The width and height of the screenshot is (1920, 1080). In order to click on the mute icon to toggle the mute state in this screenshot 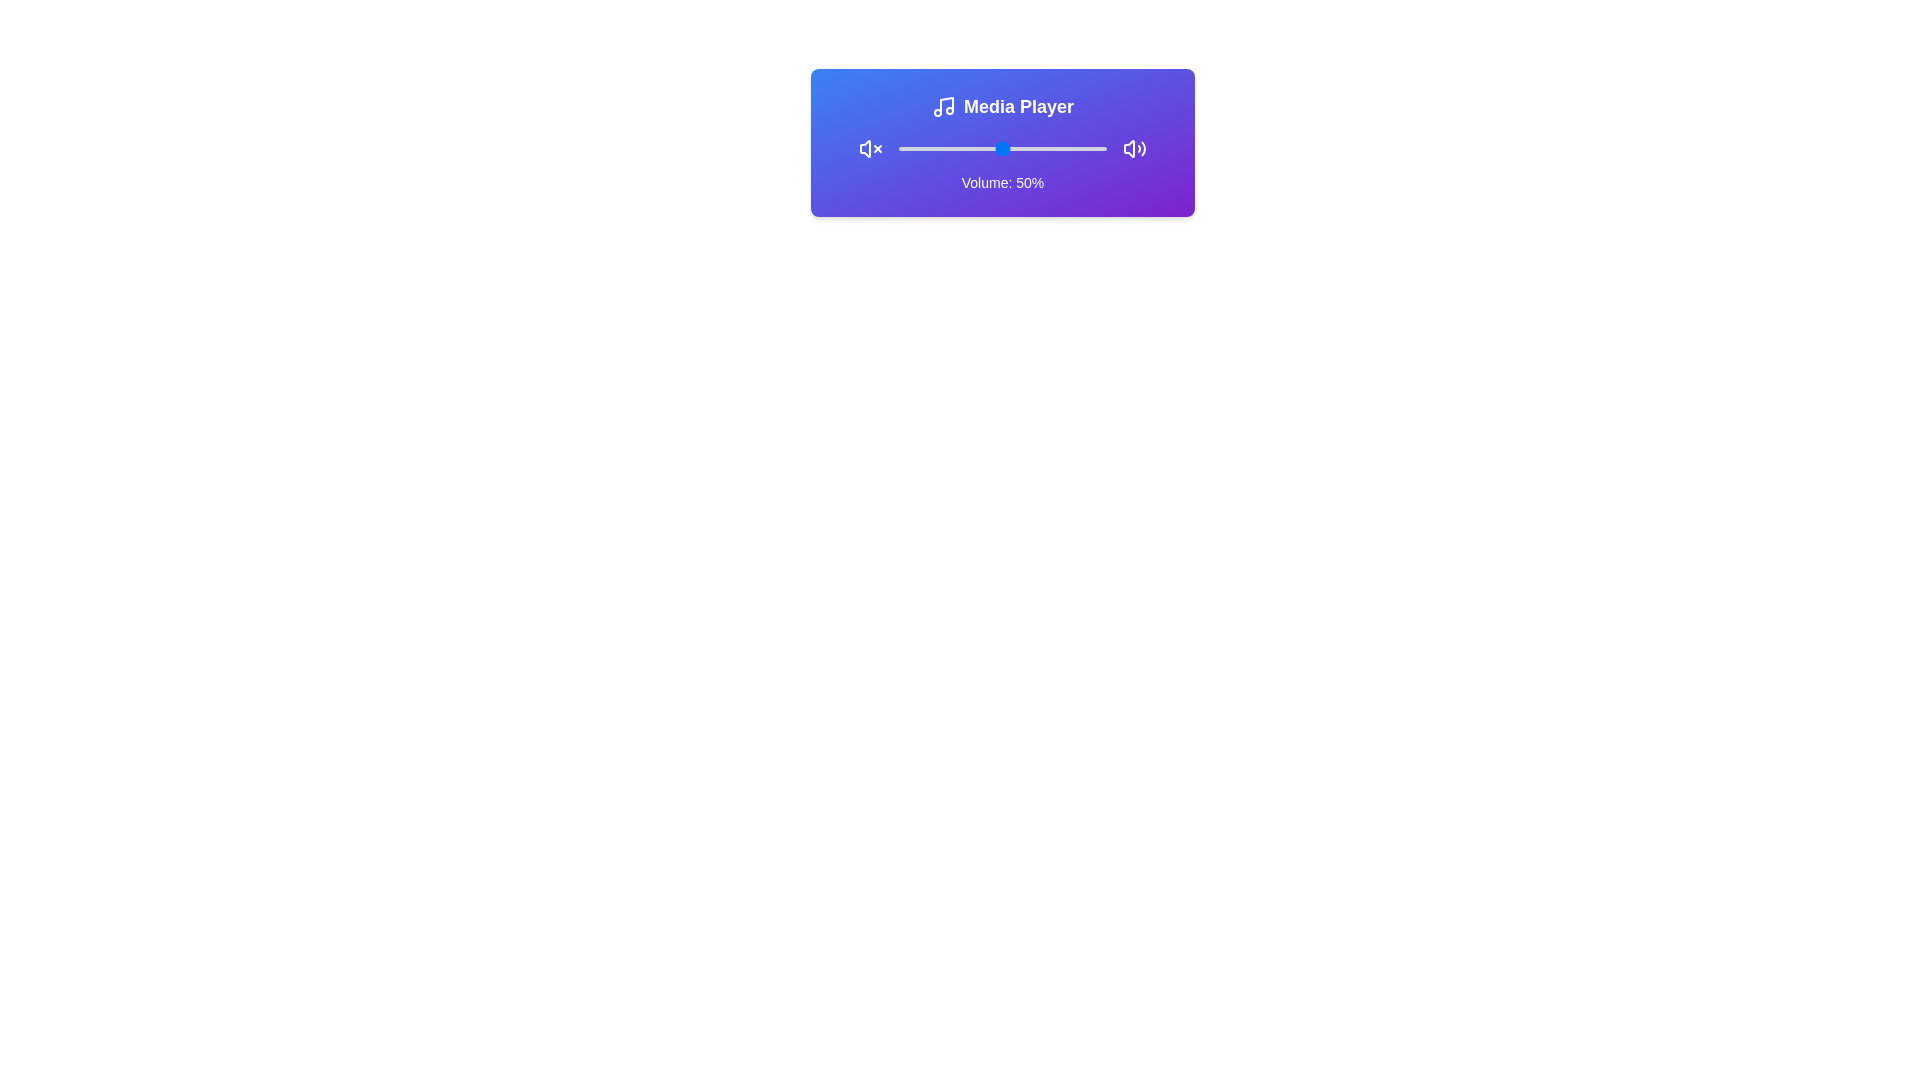, I will do `click(870, 148)`.